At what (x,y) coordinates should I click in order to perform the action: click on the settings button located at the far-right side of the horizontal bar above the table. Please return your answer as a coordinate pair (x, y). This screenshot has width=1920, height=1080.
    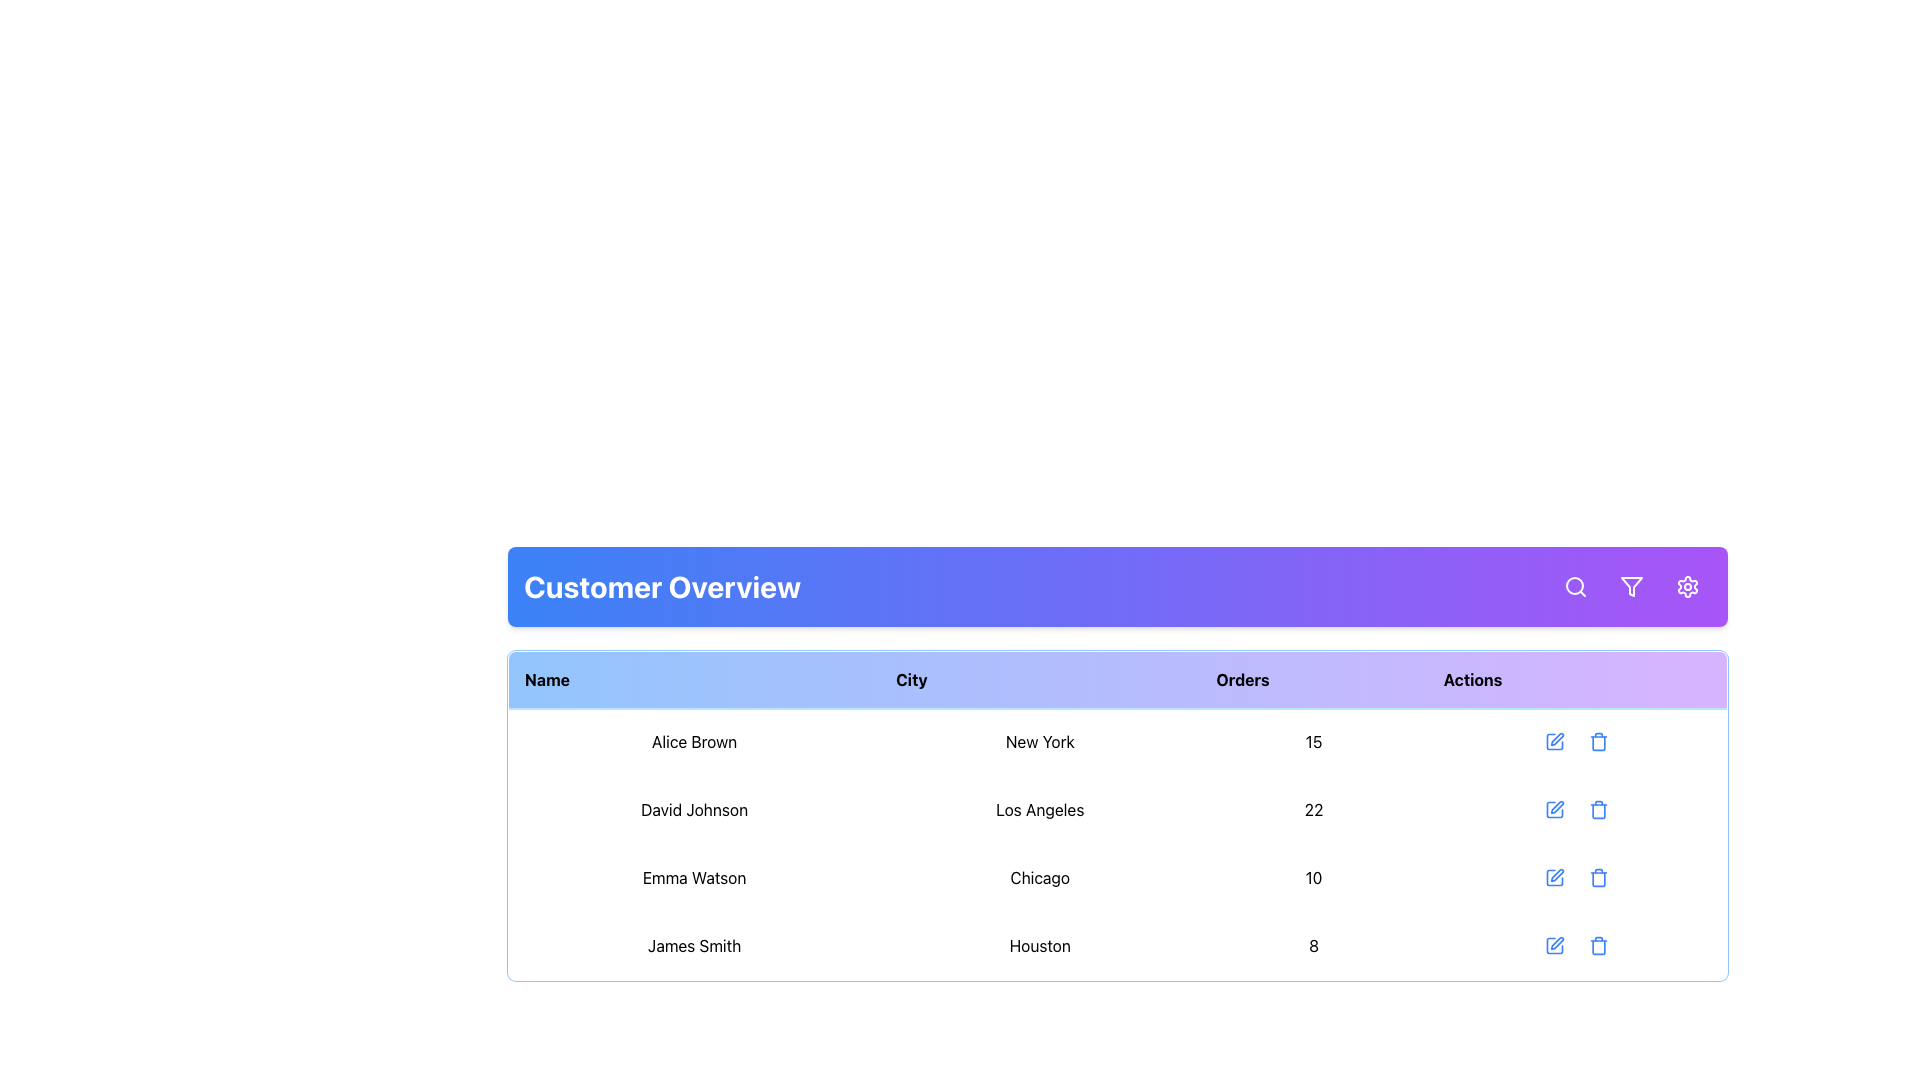
    Looking at the image, I should click on (1687, 585).